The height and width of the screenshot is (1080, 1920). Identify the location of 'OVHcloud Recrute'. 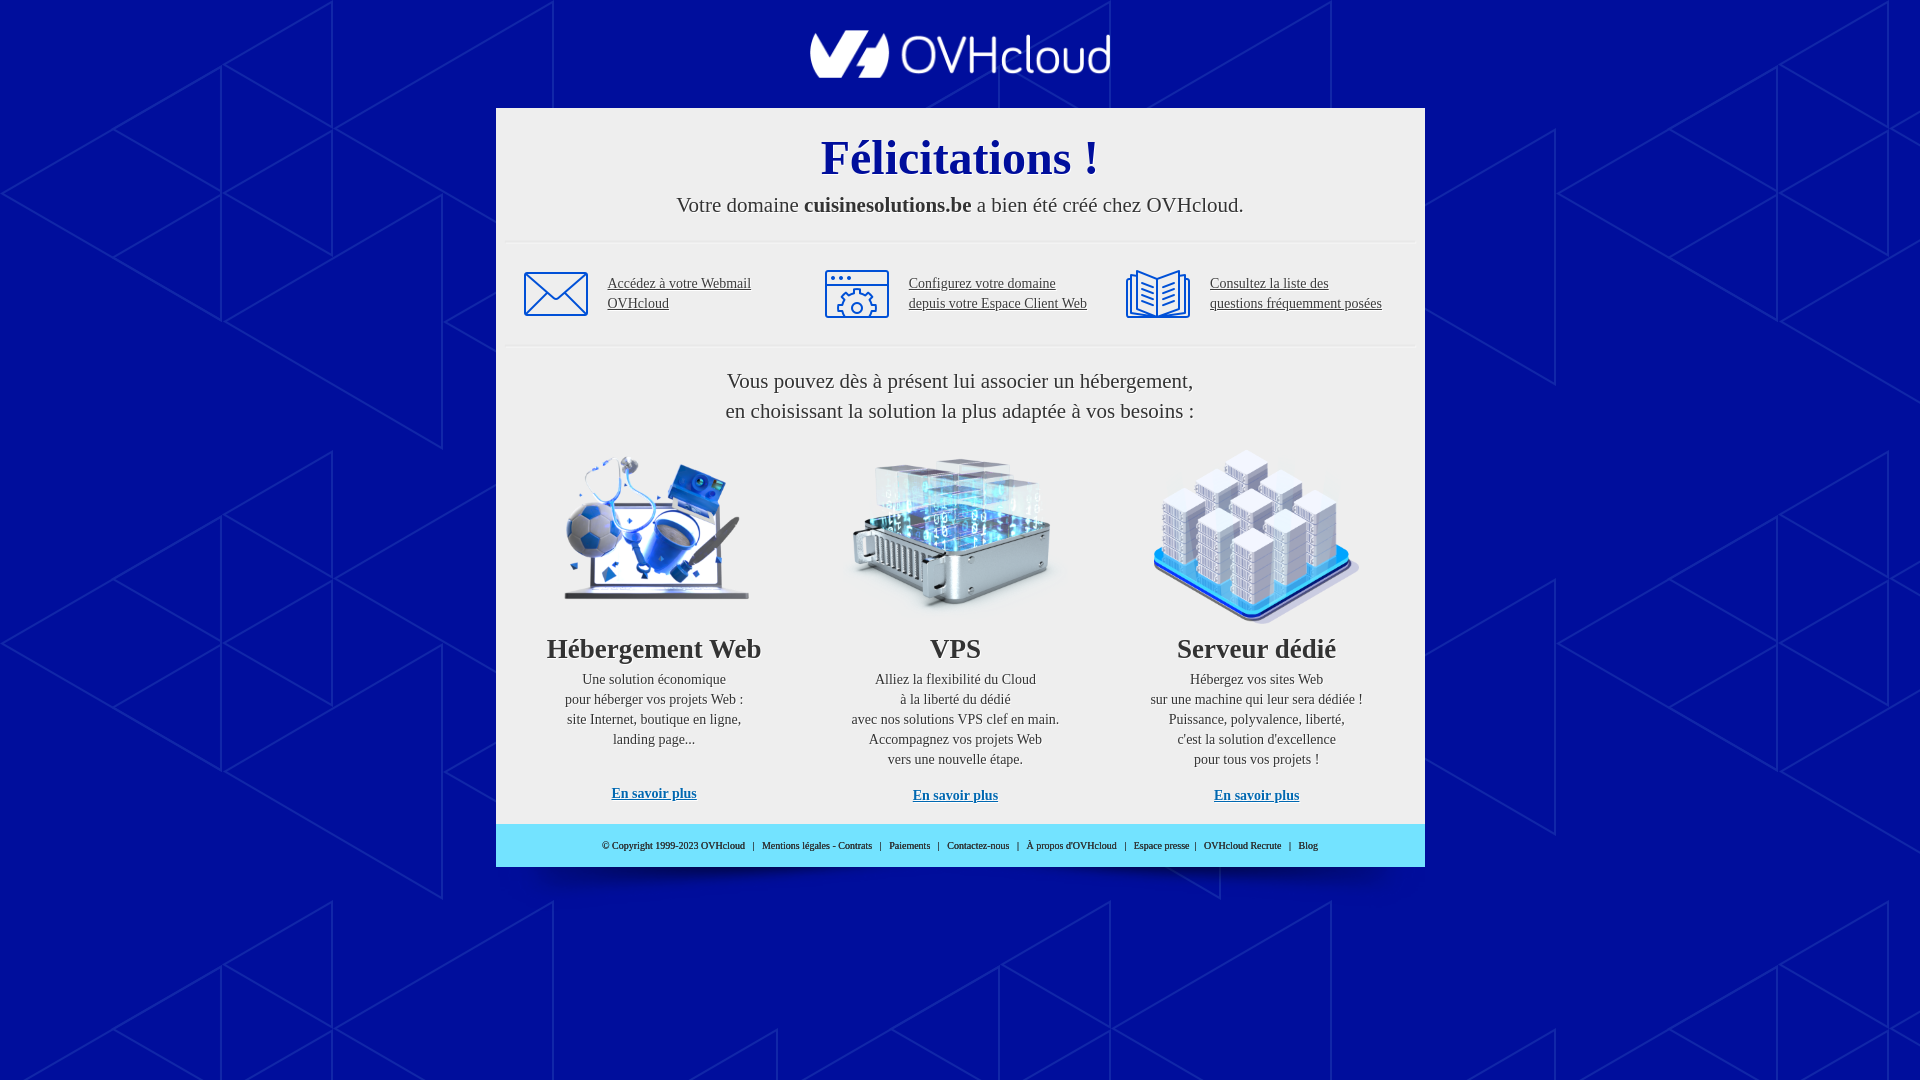
(1241, 845).